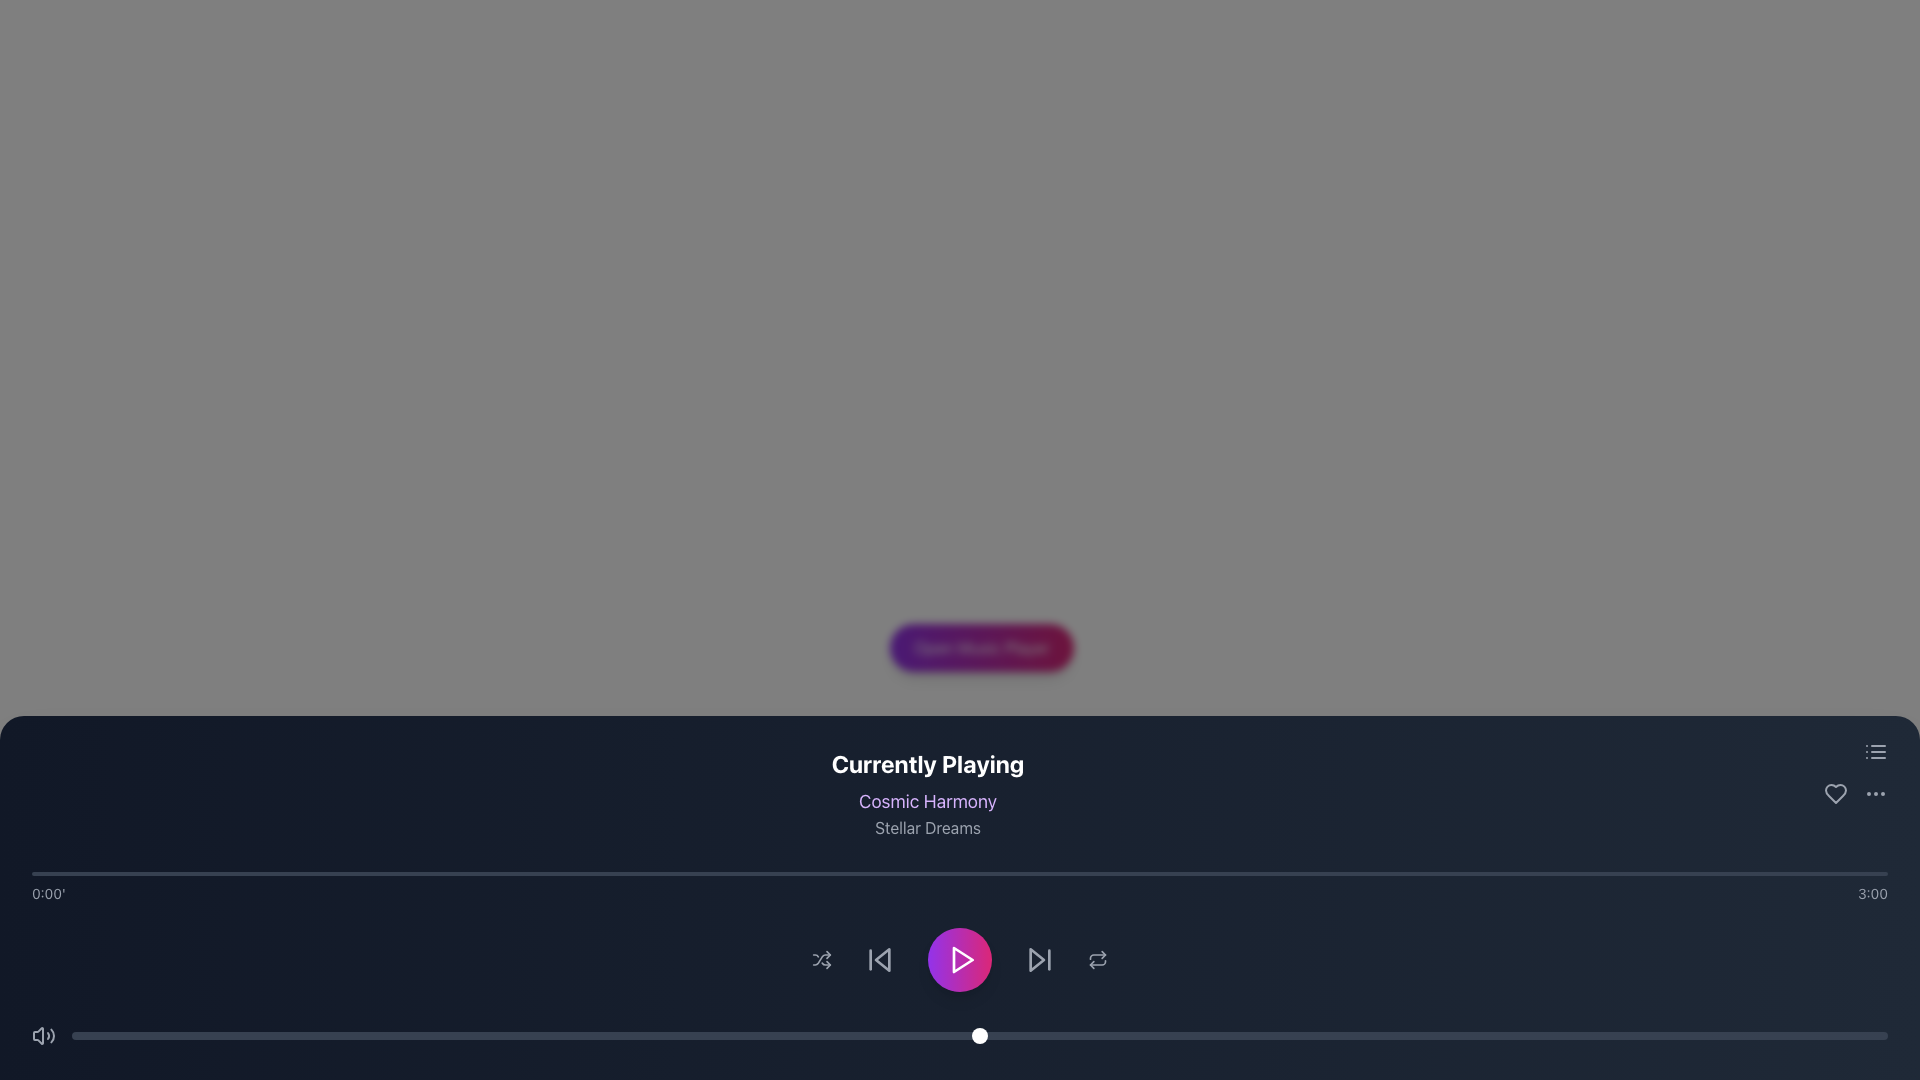 The height and width of the screenshot is (1080, 1920). What do you see at coordinates (1871, 893) in the screenshot?
I see `the total playback time label located at the far-right end of the timeline section in the playback control area` at bounding box center [1871, 893].